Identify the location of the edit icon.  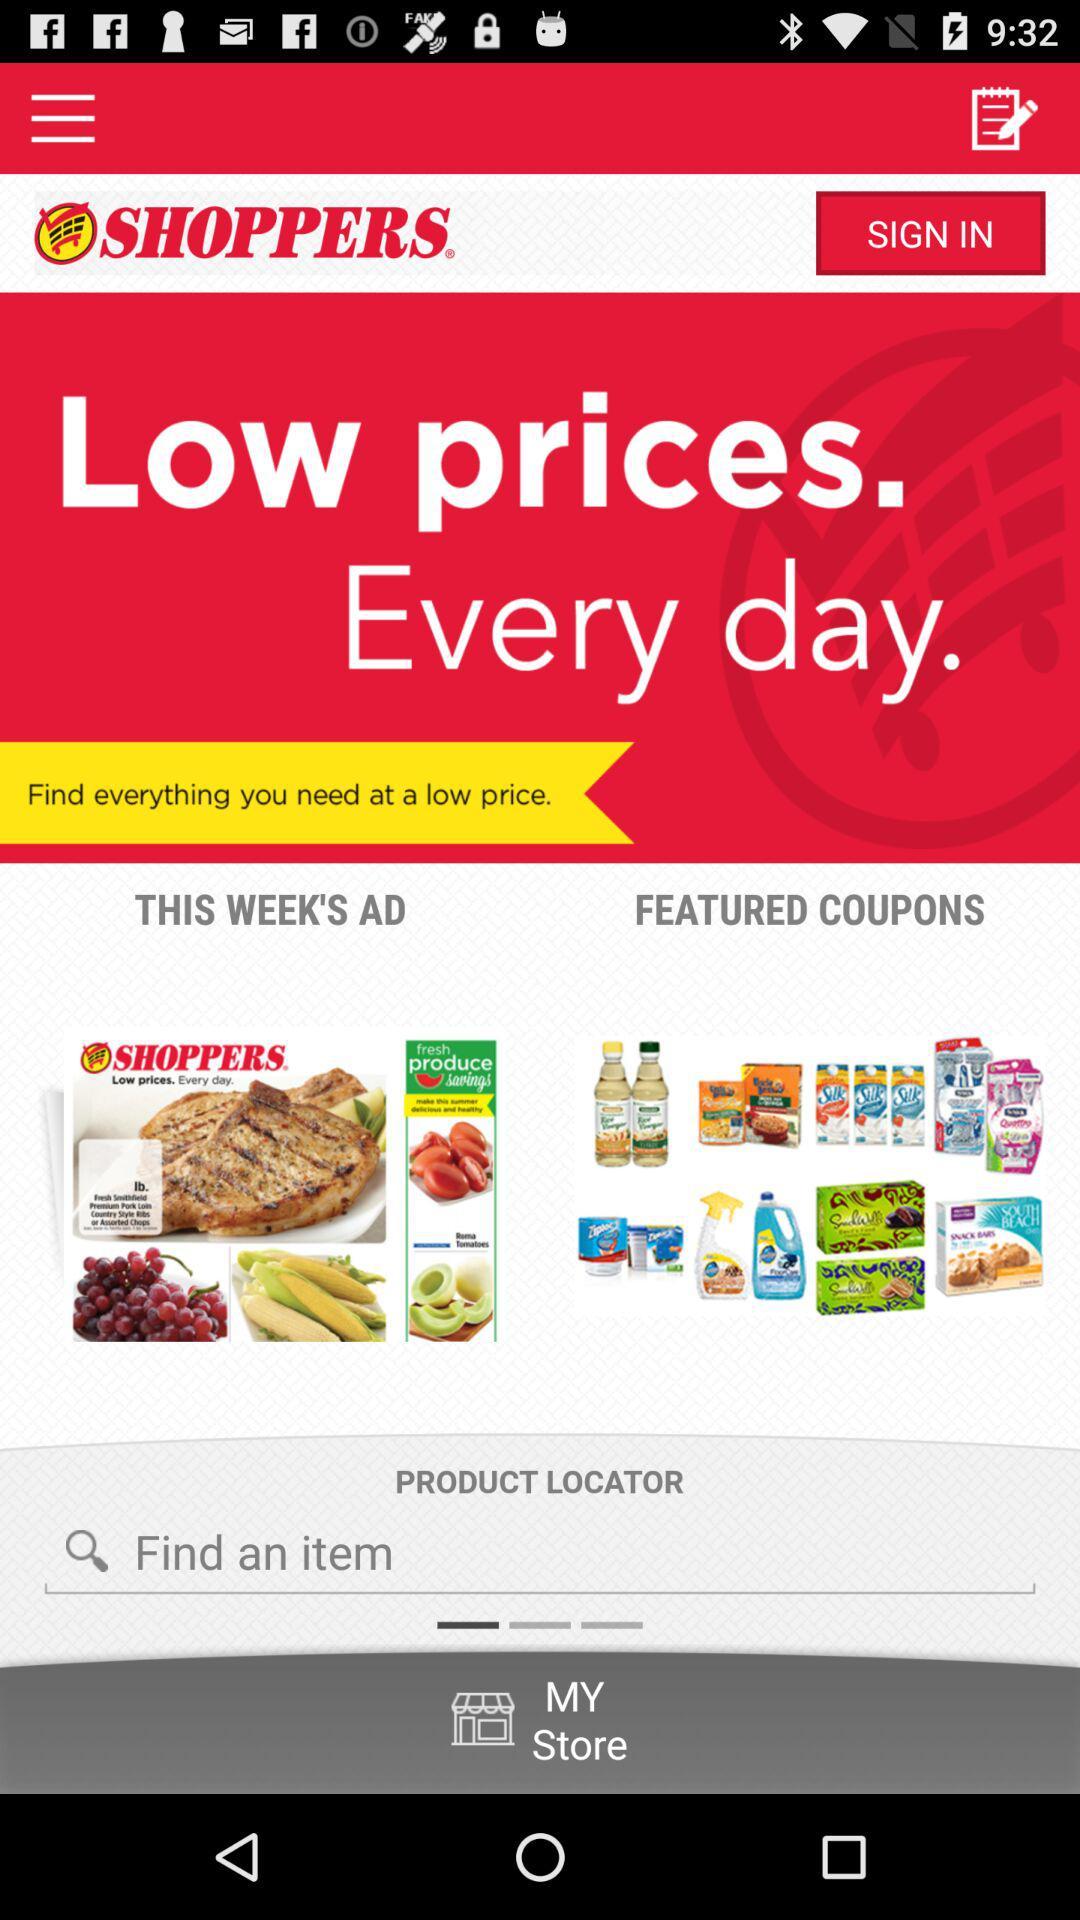
(1003, 125).